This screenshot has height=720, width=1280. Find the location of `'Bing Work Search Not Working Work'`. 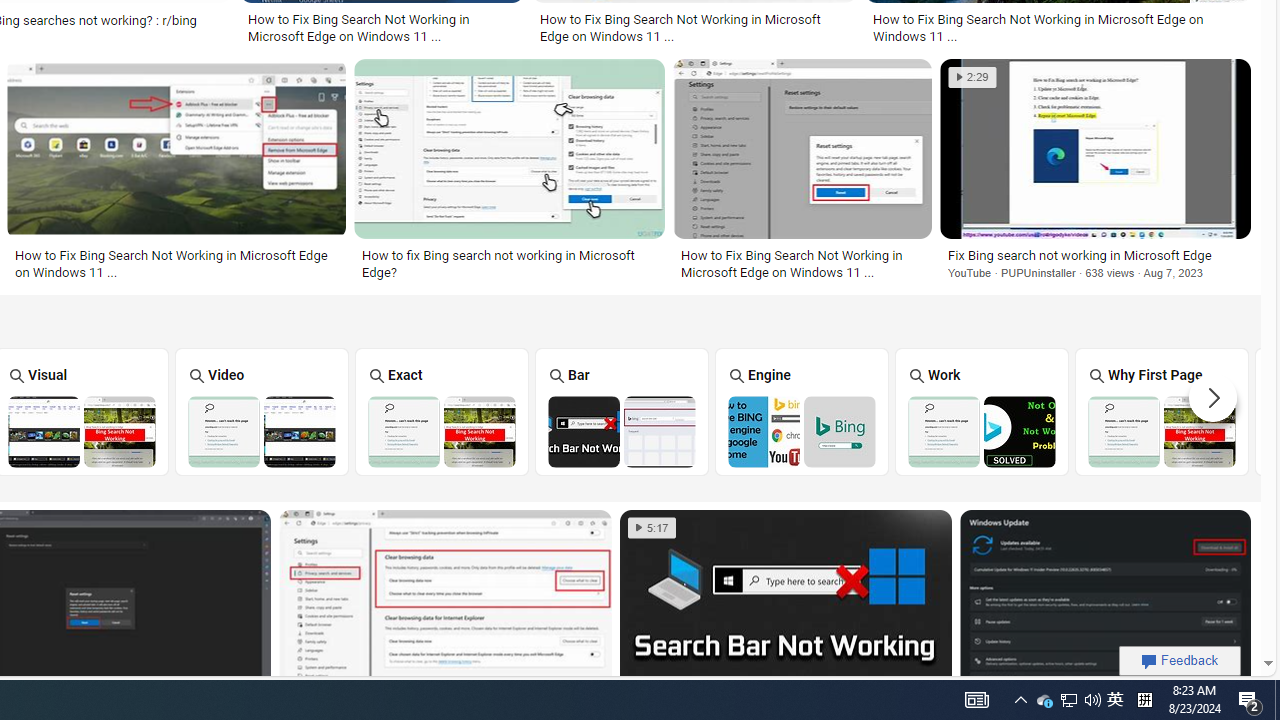

'Bing Work Search Not Working Work' is located at coordinates (981, 410).